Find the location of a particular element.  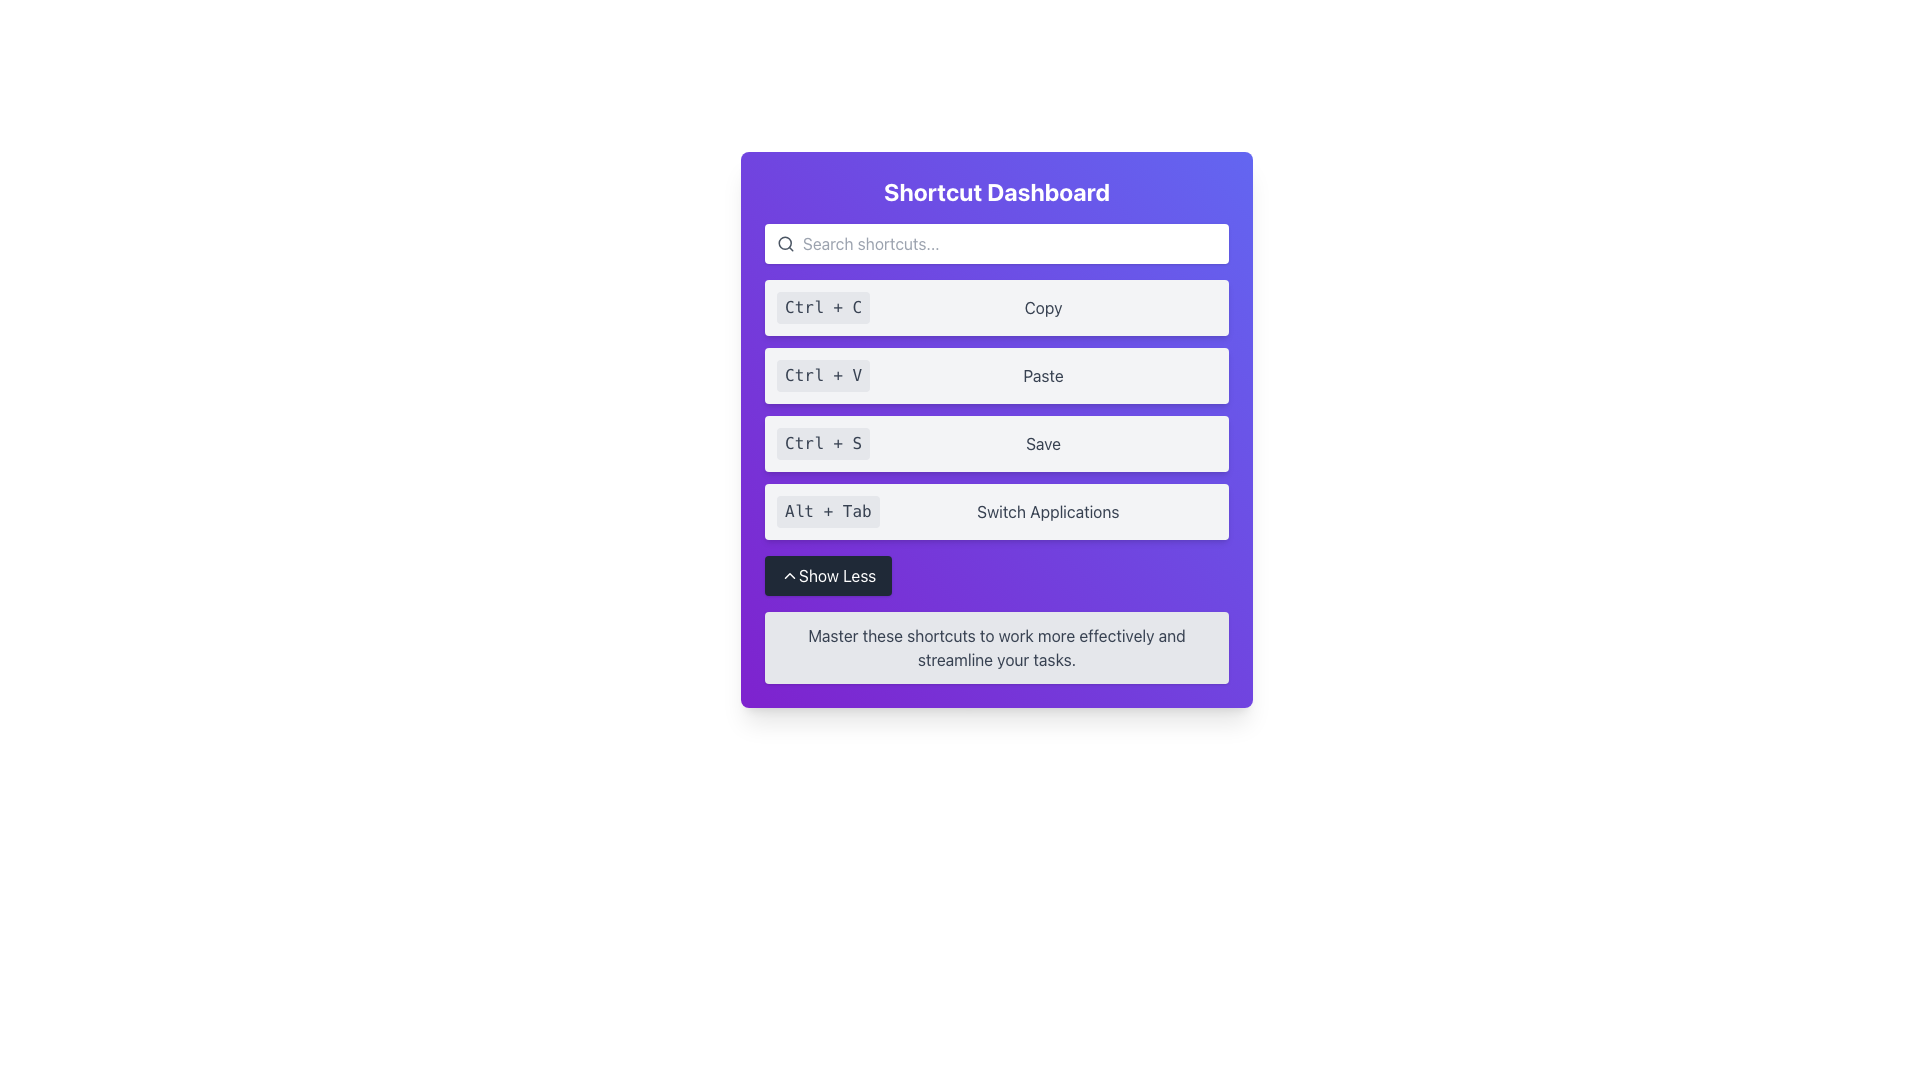

the Static Text displaying 'Master these shortcuts to work more effectively and streamline your tasks.' located beneath the 'Show Less' button is located at coordinates (997, 648).